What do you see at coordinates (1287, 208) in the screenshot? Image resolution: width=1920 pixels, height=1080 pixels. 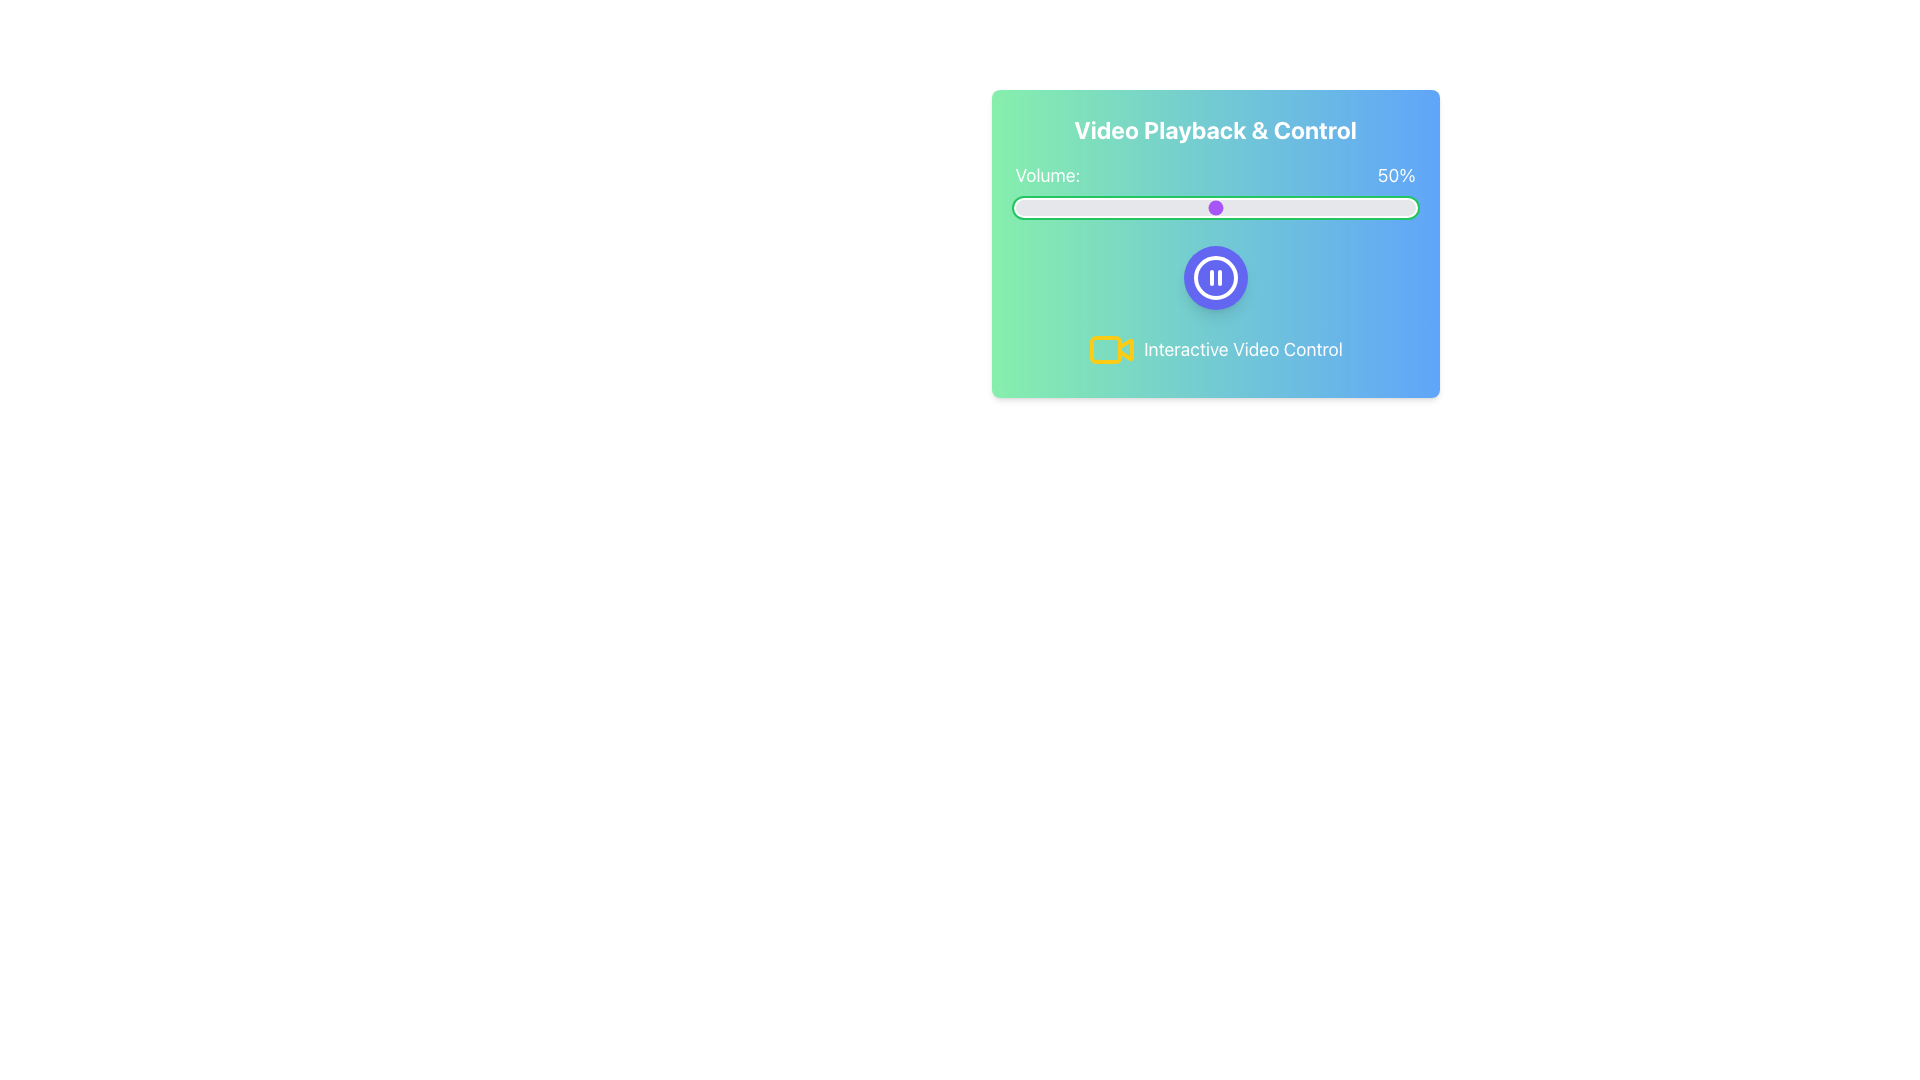 I see `the volume` at bounding box center [1287, 208].